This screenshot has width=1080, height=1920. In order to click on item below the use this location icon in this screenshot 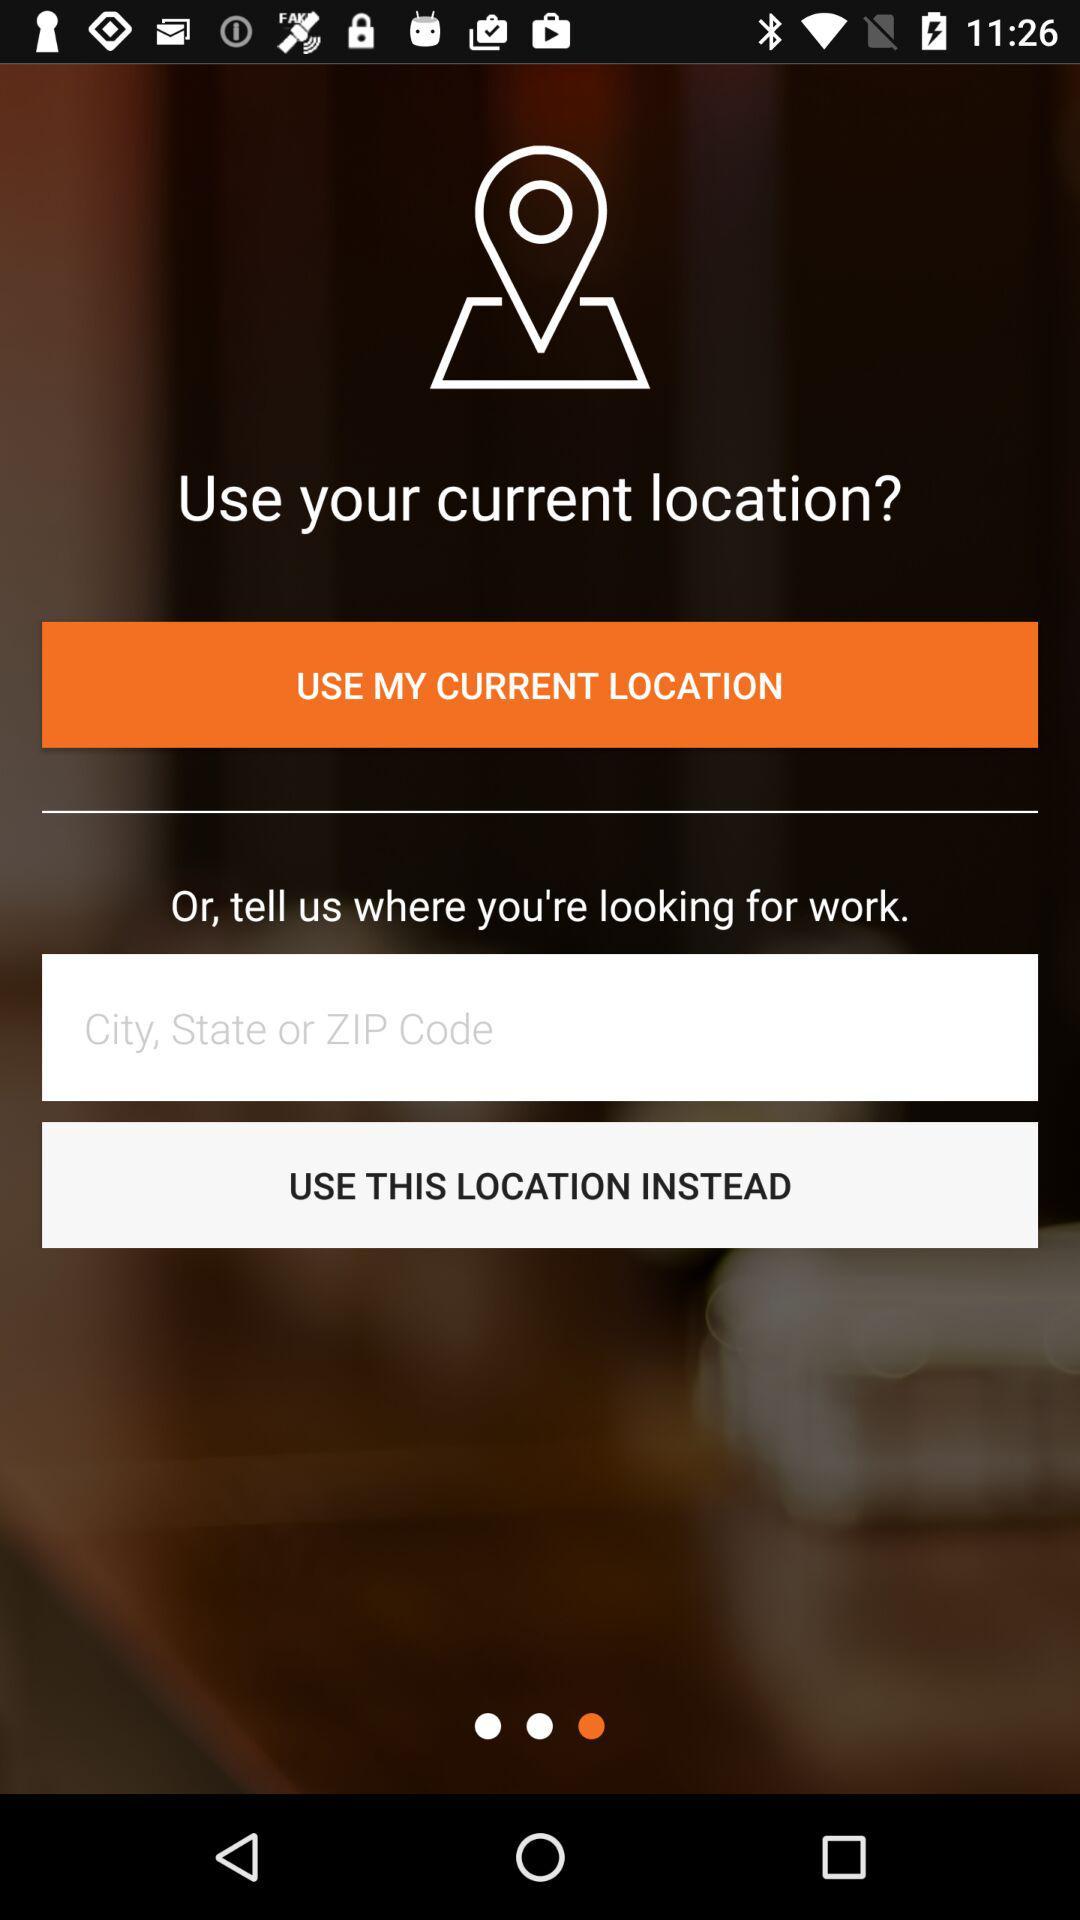, I will do `click(590, 1725)`.